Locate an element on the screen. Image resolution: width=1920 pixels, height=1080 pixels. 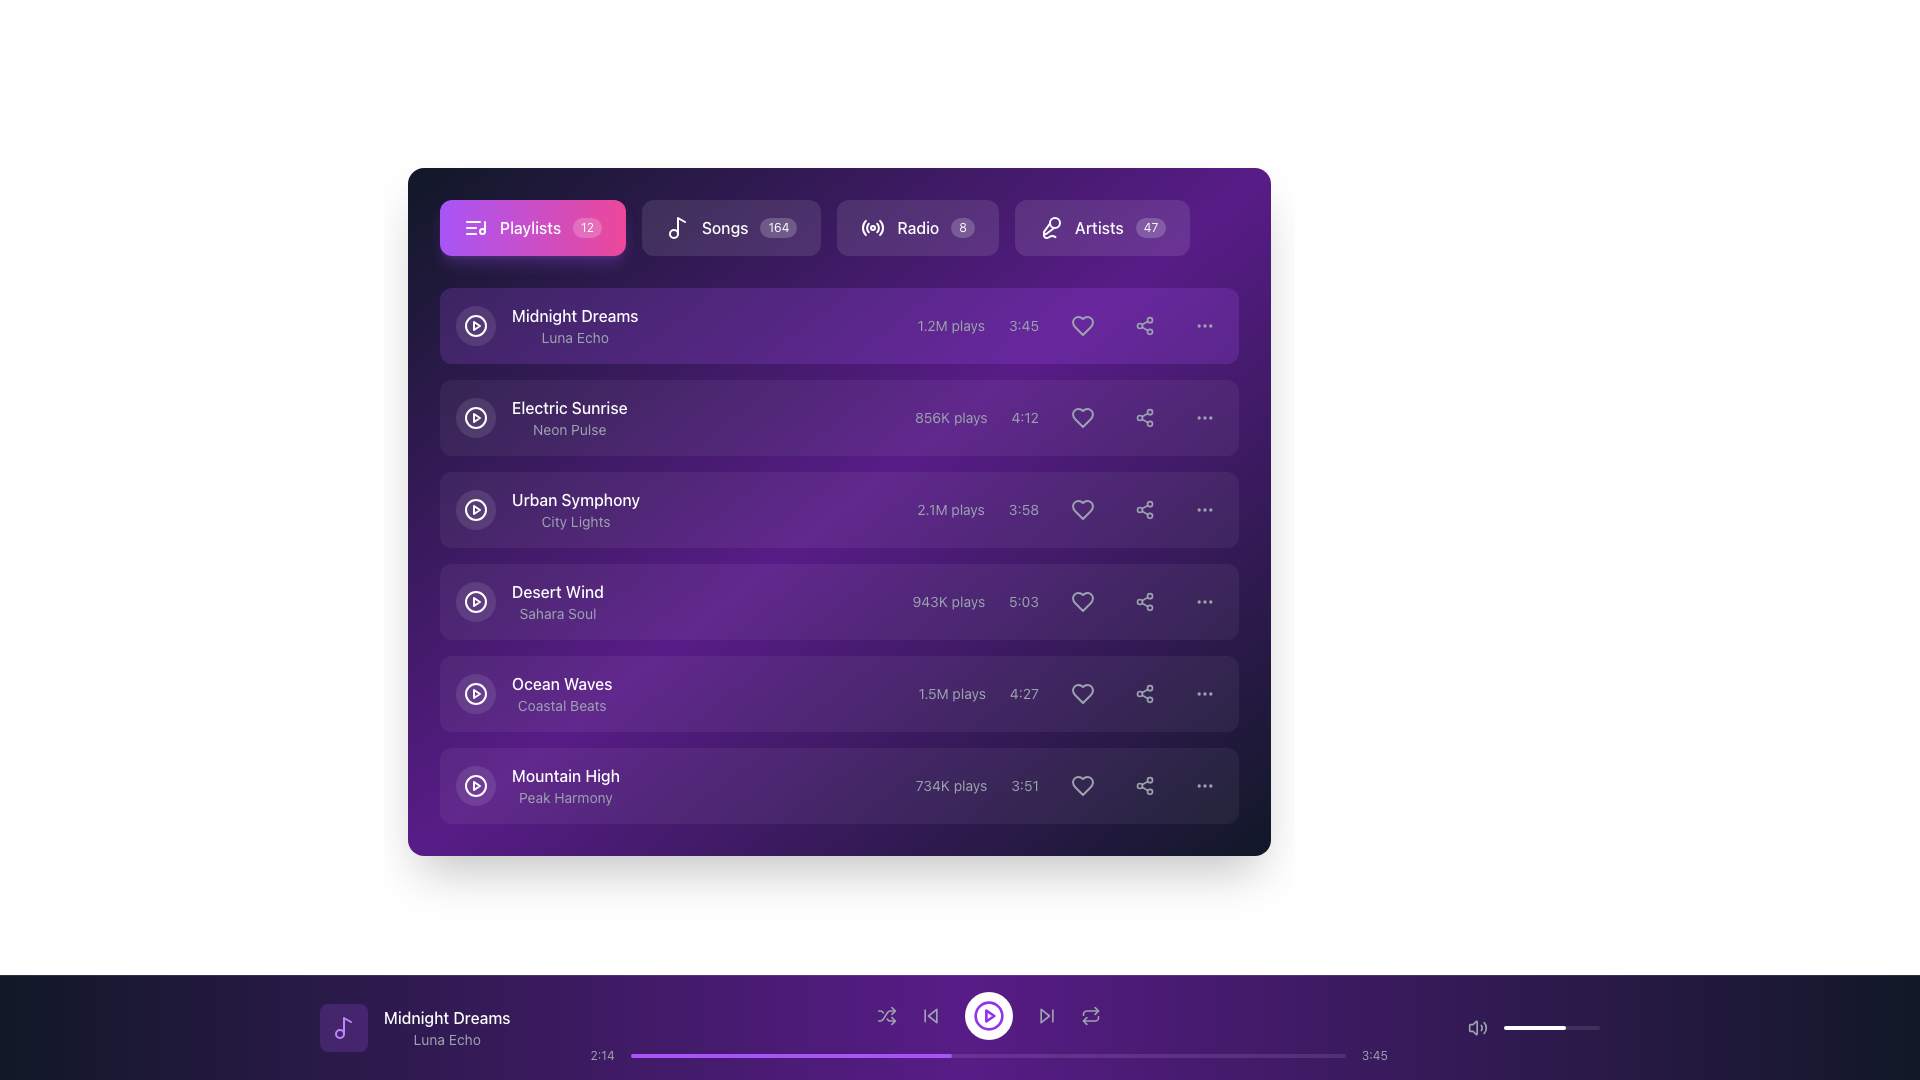
the heart icon button for the song 'Urban Symphony' is located at coordinates (1069, 508).